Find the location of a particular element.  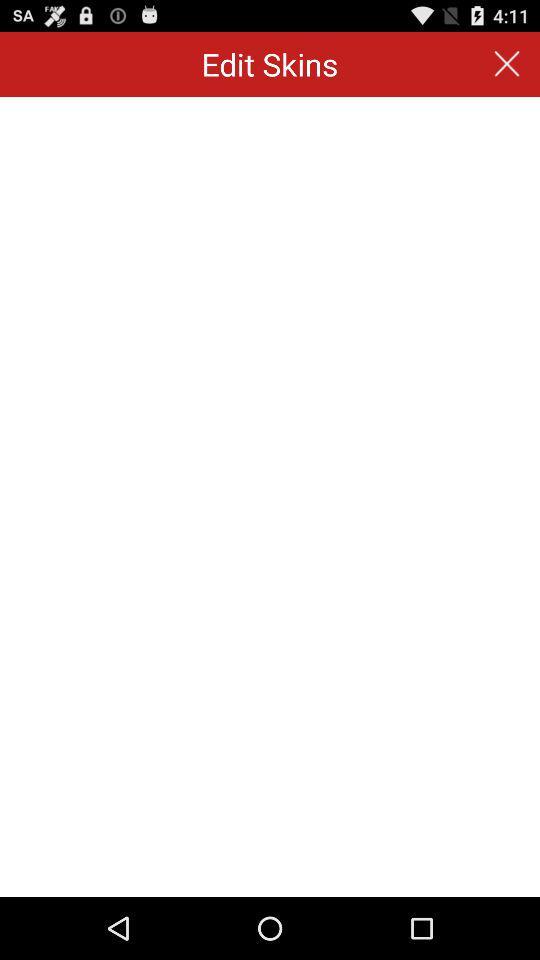

the icon next to the edit skins item is located at coordinates (507, 64).